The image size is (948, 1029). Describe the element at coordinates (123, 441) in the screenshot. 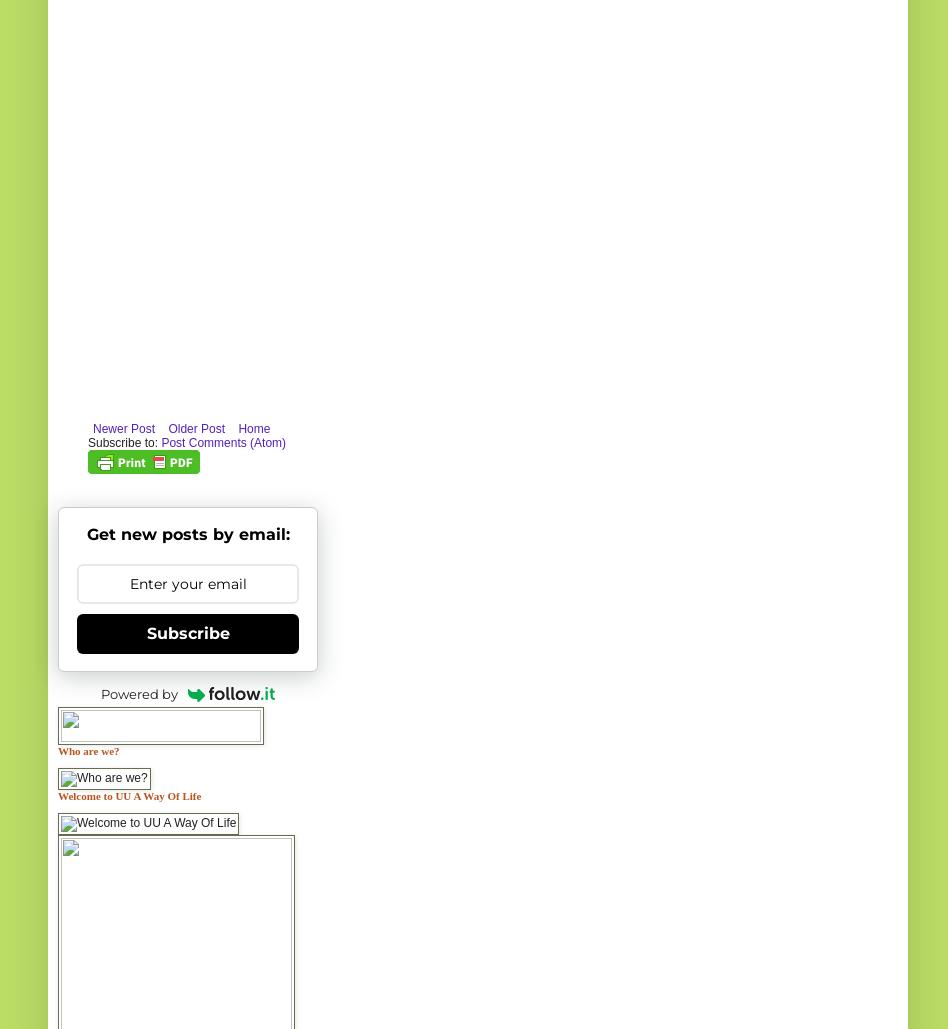

I see `'Subscribe to:'` at that location.